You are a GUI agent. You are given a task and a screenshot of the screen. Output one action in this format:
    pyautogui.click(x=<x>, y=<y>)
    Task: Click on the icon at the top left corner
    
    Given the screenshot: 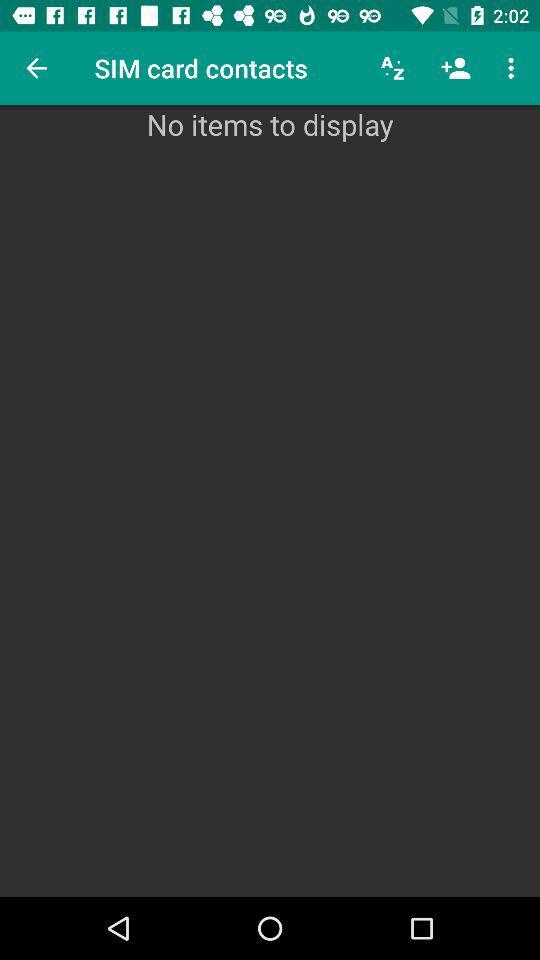 What is the action you would take?
    pyautogui.click(x=36, y=68)
    